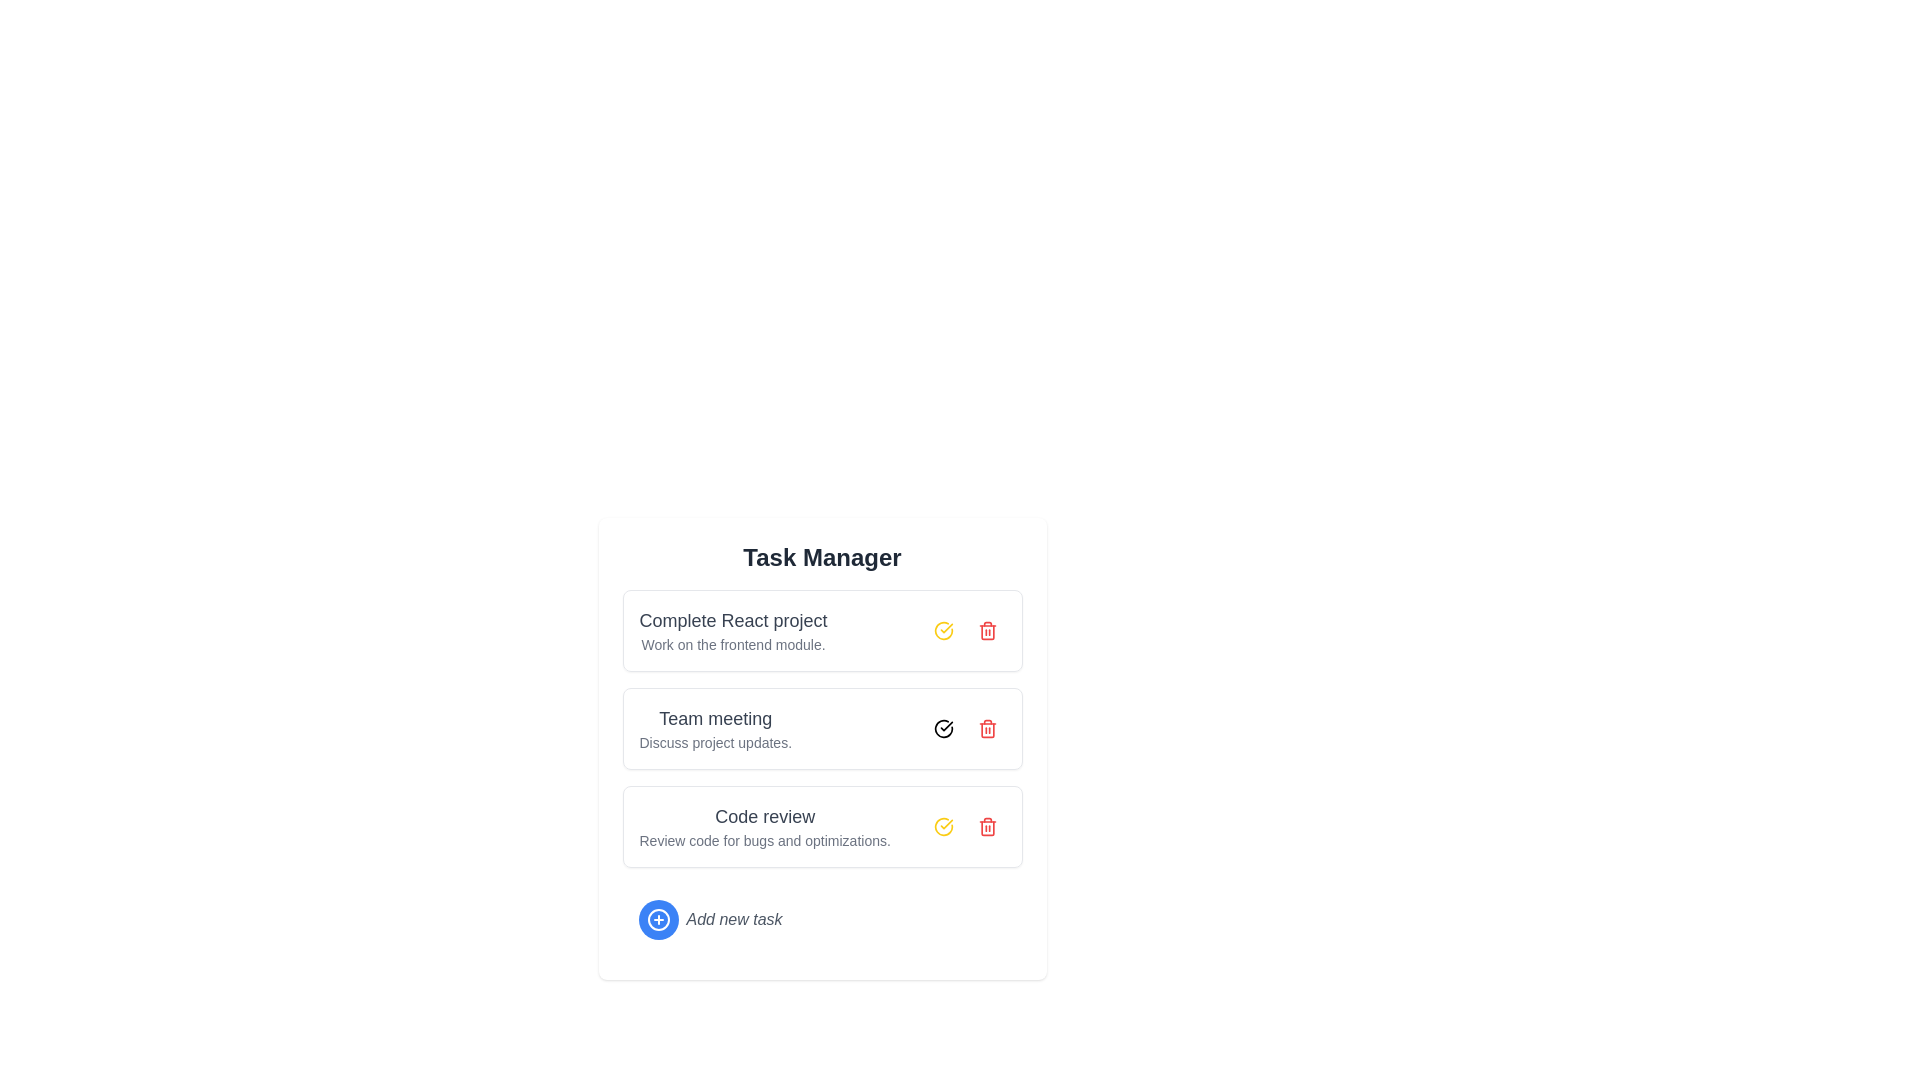 The image size is (1920, 1080). What do you see at coordinates (942, 826) in the screenshot?
I see `the yellow circular icon with a checkmark next to 'Team meeting'` at bounding box center [942, 826].